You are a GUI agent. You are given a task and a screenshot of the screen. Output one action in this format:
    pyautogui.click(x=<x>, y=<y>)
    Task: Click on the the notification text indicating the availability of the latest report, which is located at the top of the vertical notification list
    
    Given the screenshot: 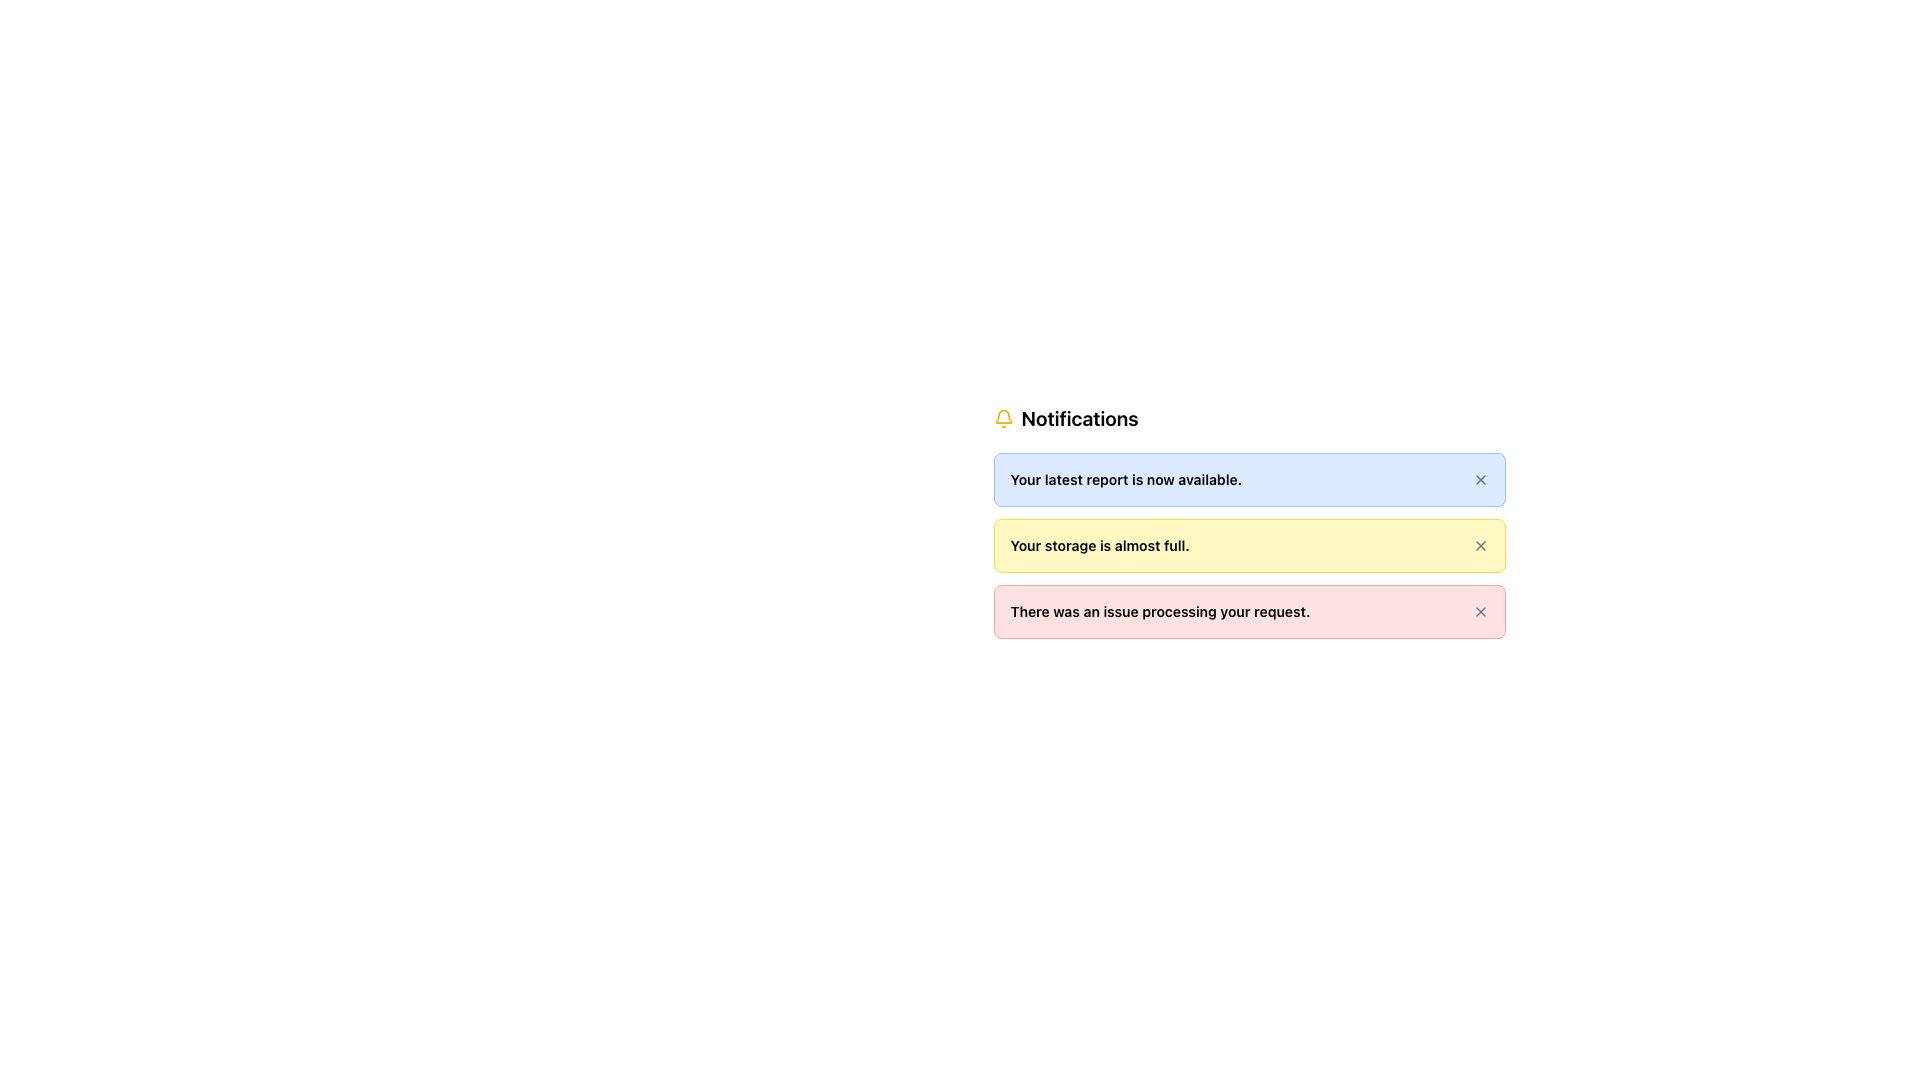 What is the action you would take?
    pyautogui.click(x=1126, y=479)
    